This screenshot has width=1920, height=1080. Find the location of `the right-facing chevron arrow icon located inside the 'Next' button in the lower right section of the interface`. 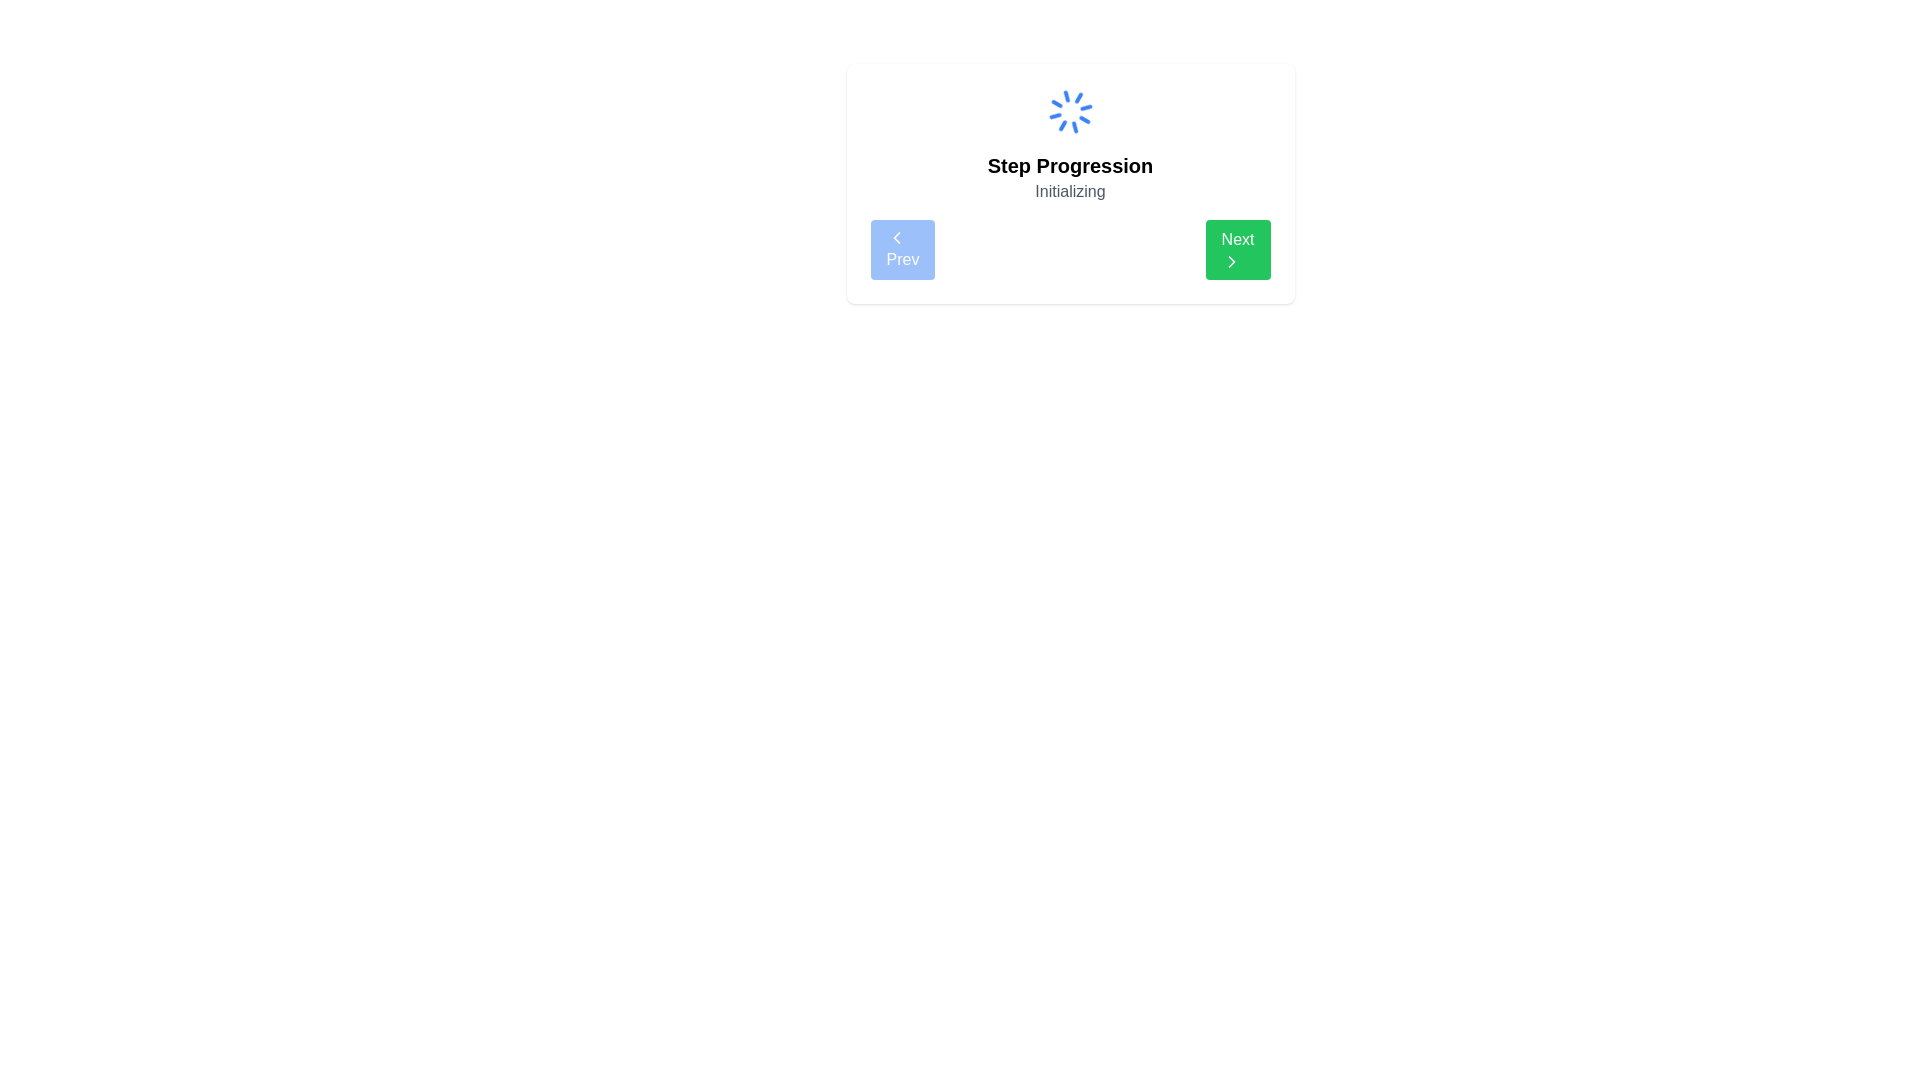

the right-facing chevron arrow icon located inside the 'Next' button in the lower right section of the interface is located at coordinates (1230, 261).